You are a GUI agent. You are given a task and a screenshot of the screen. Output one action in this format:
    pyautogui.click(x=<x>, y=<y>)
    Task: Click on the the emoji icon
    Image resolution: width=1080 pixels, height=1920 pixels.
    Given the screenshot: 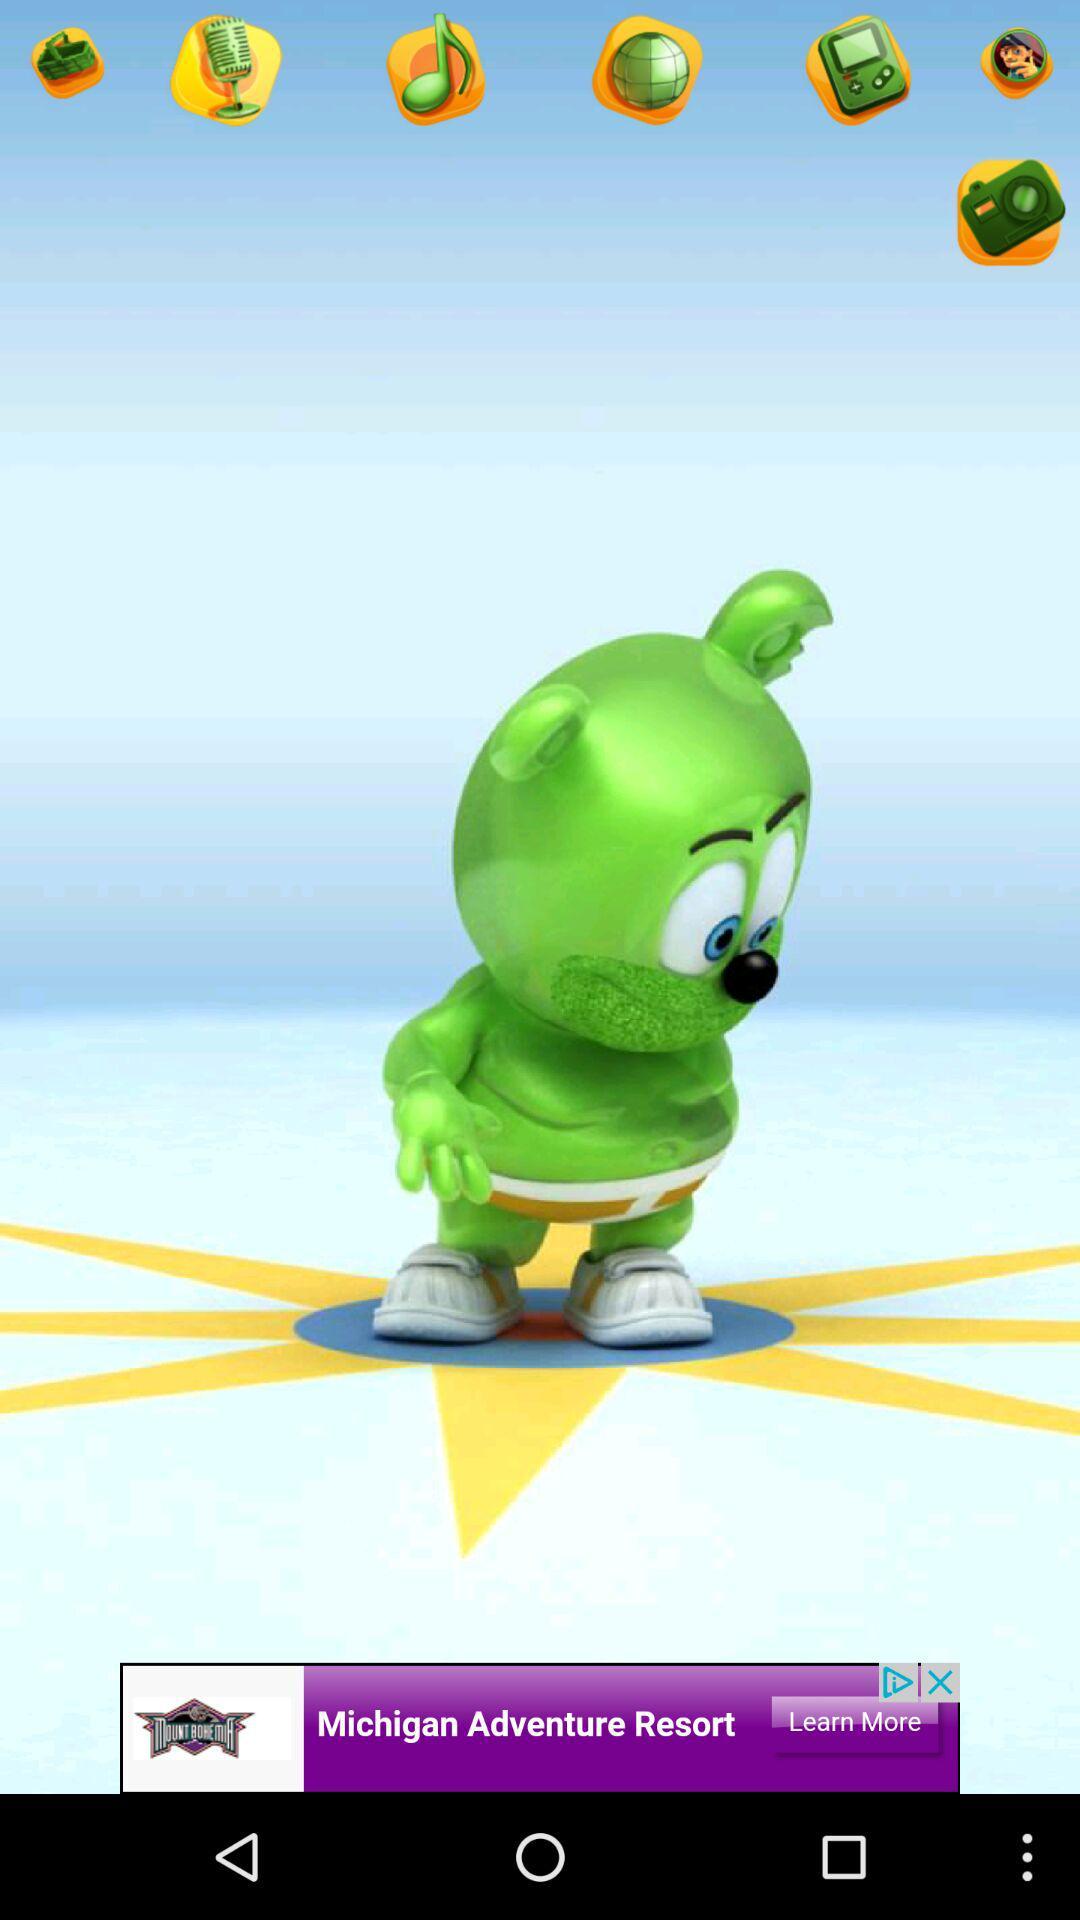 What is the action you would take?
    pyautogui.click(x=64, y=70)
    